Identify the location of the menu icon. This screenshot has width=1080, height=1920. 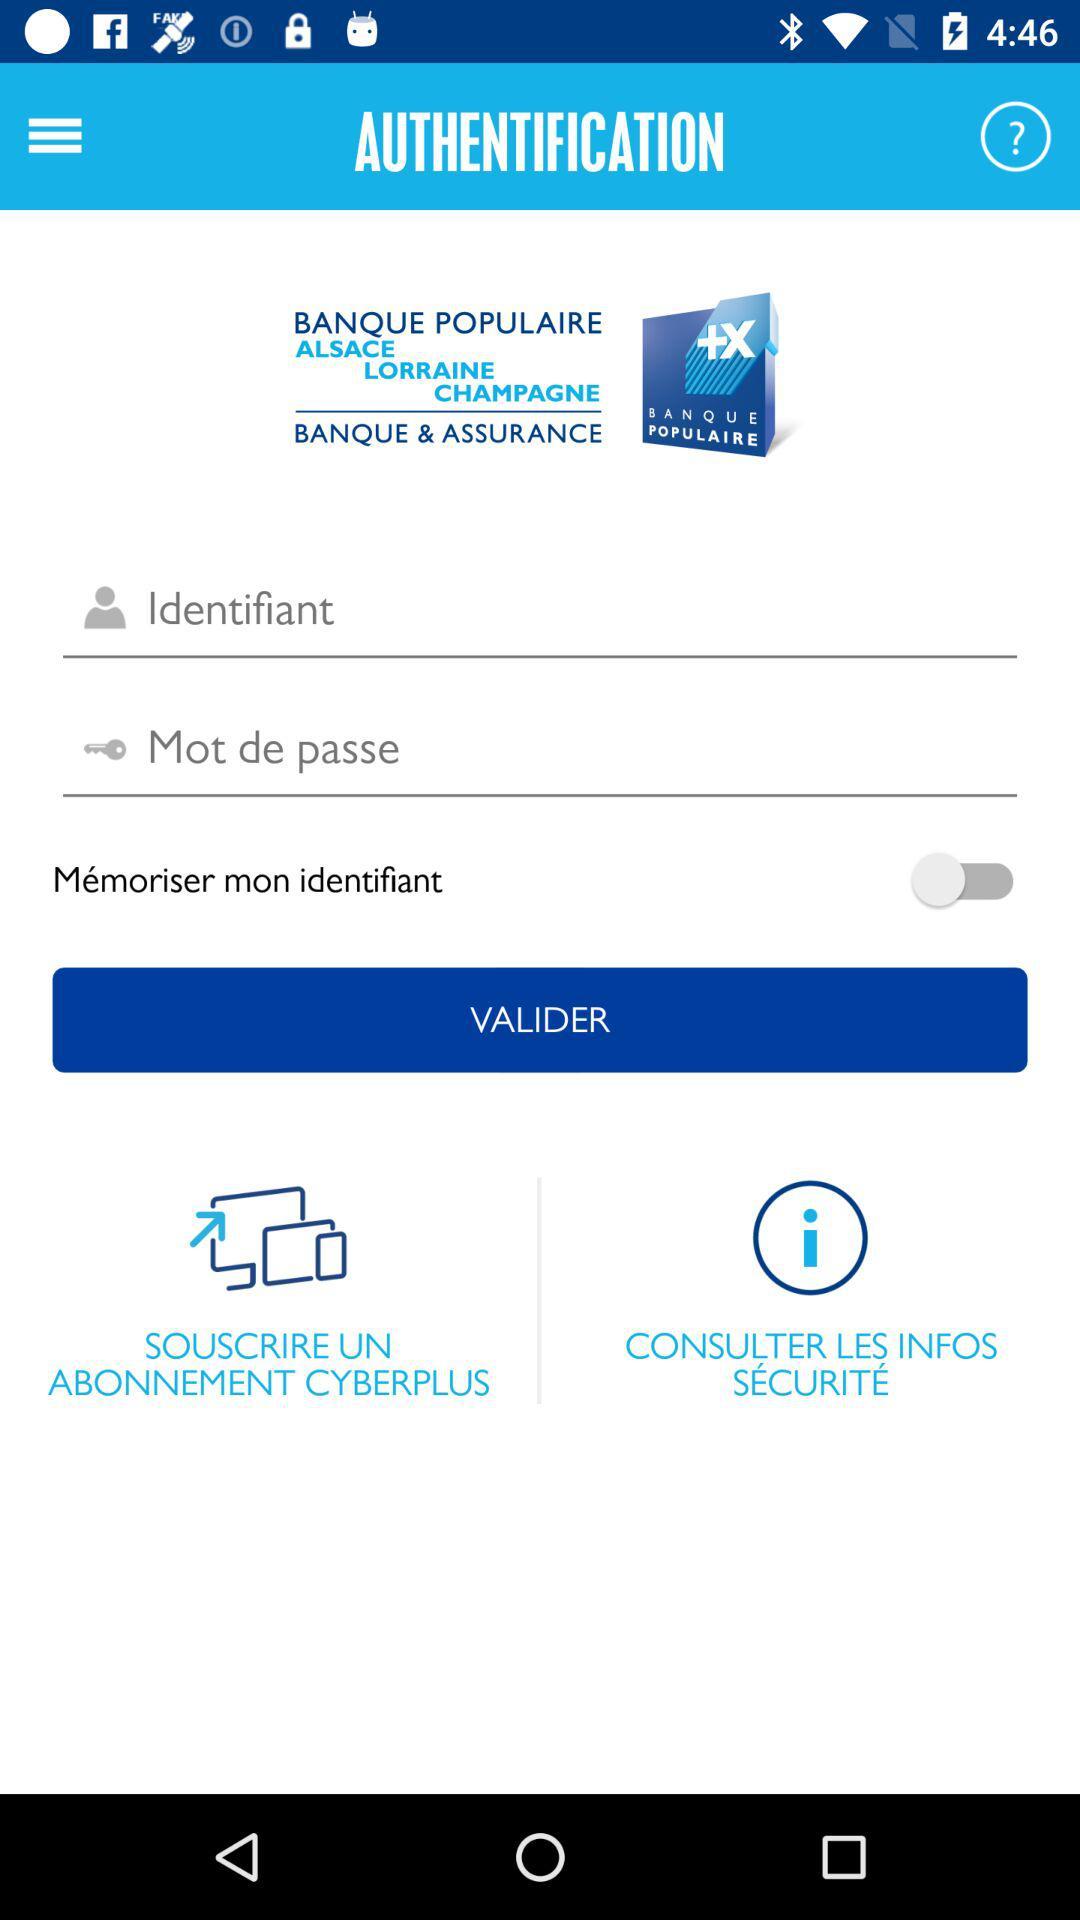
(54, 135).